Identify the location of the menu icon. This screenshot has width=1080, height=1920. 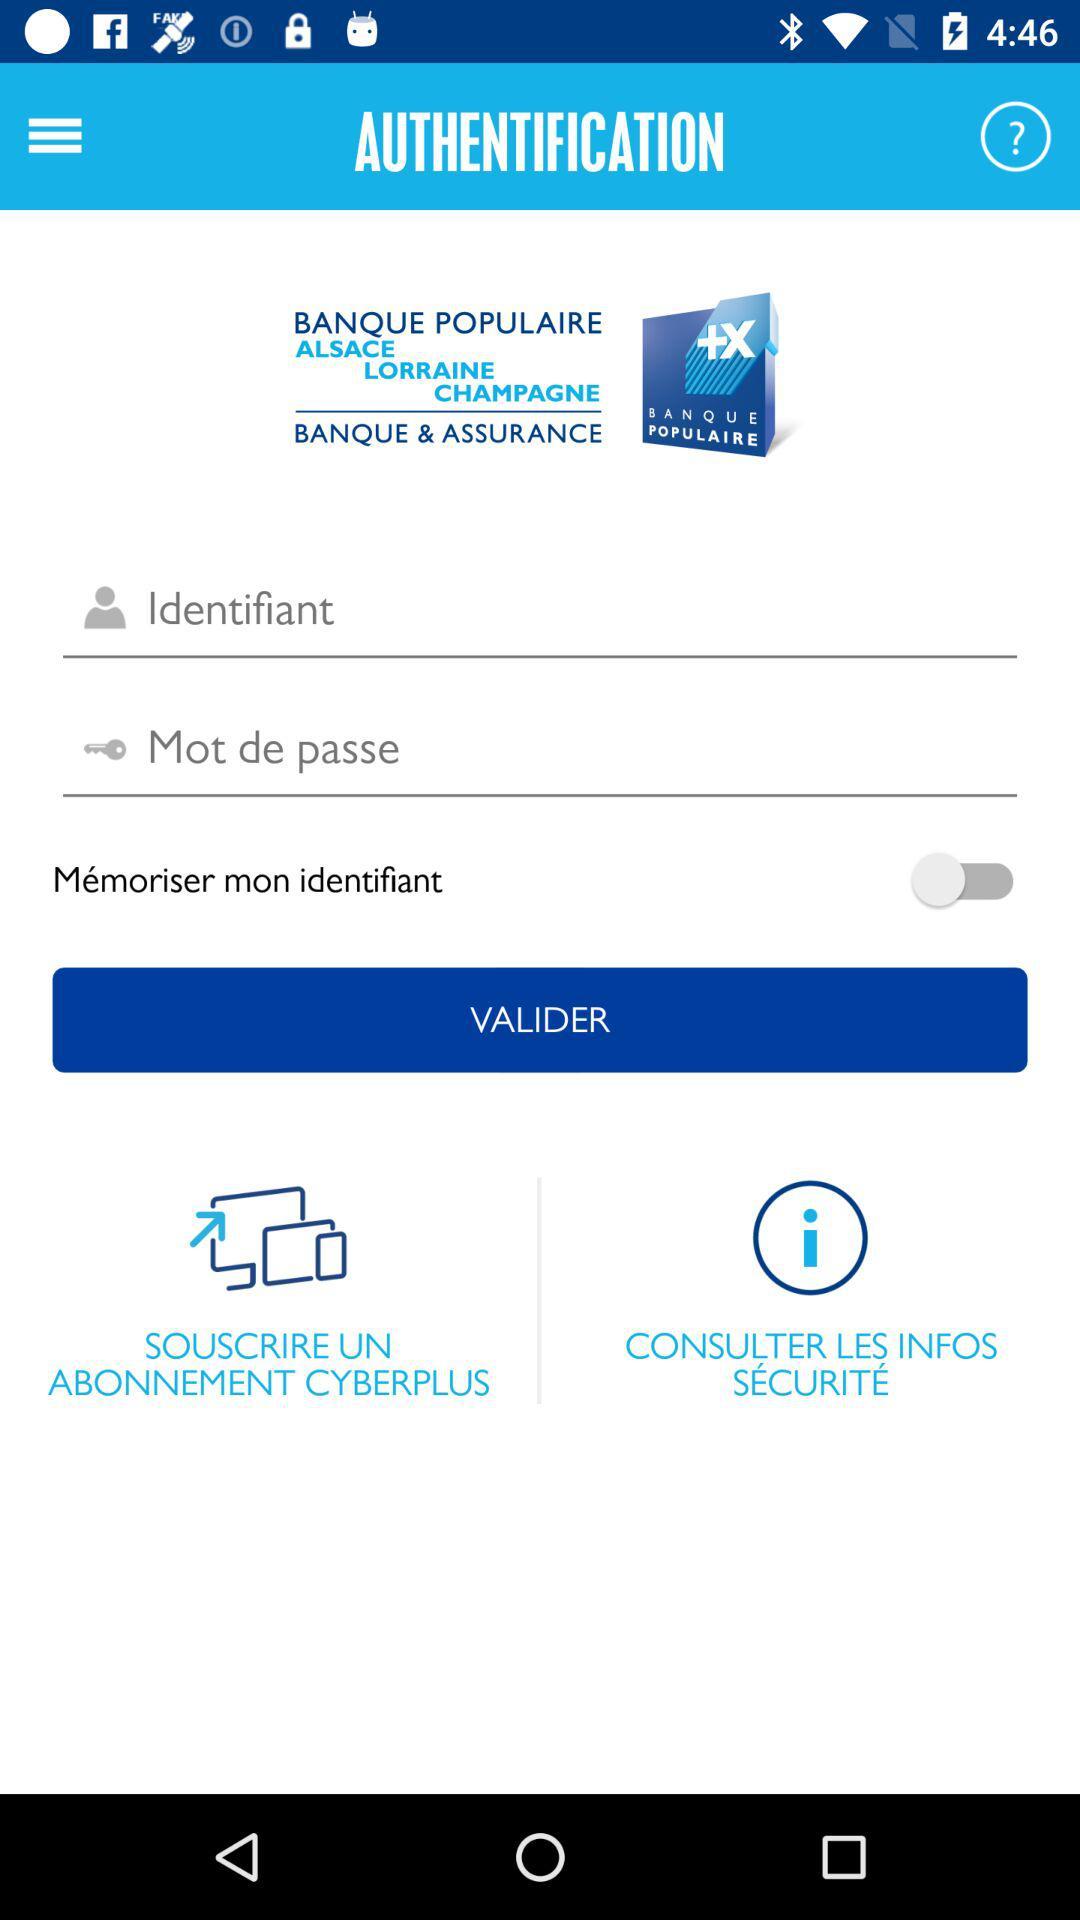
(54, 135).